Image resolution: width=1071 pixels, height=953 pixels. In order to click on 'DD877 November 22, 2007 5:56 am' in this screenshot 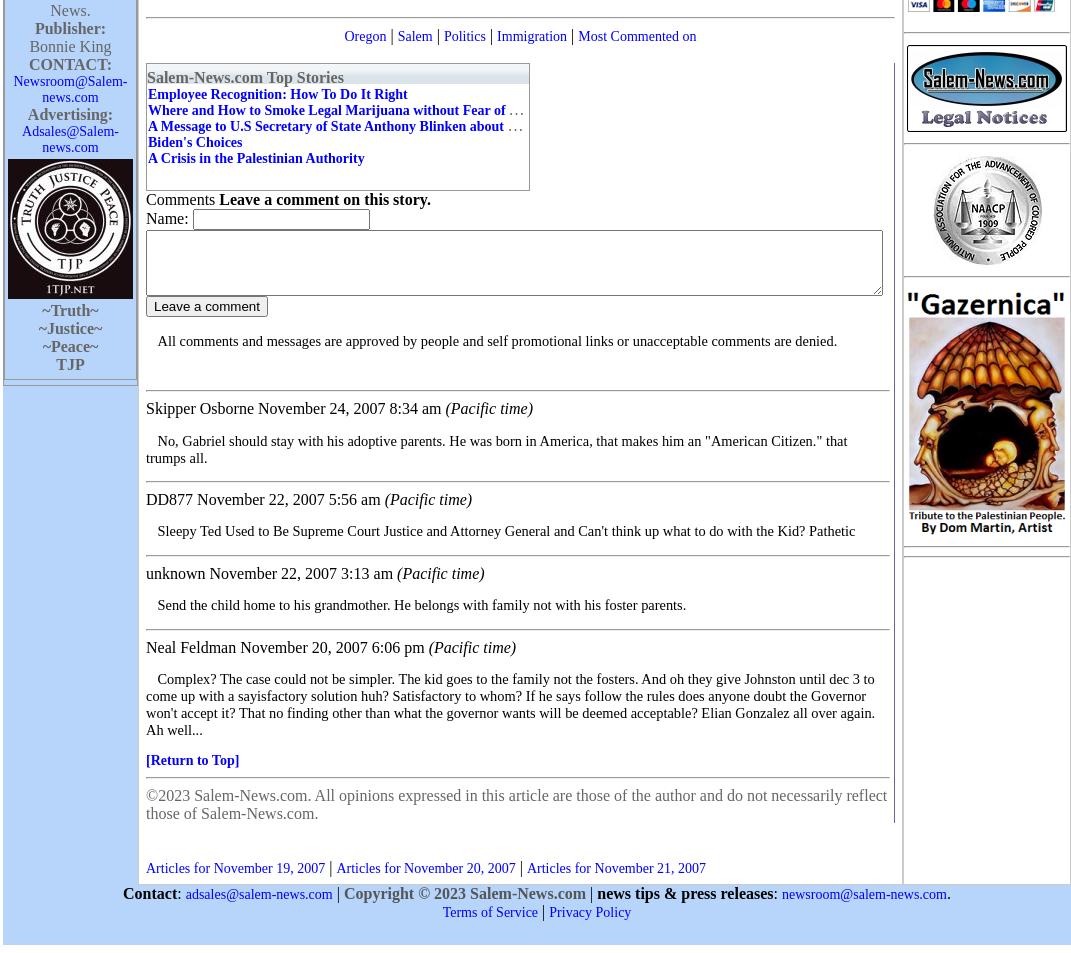, I will do `click(264, 499)`.